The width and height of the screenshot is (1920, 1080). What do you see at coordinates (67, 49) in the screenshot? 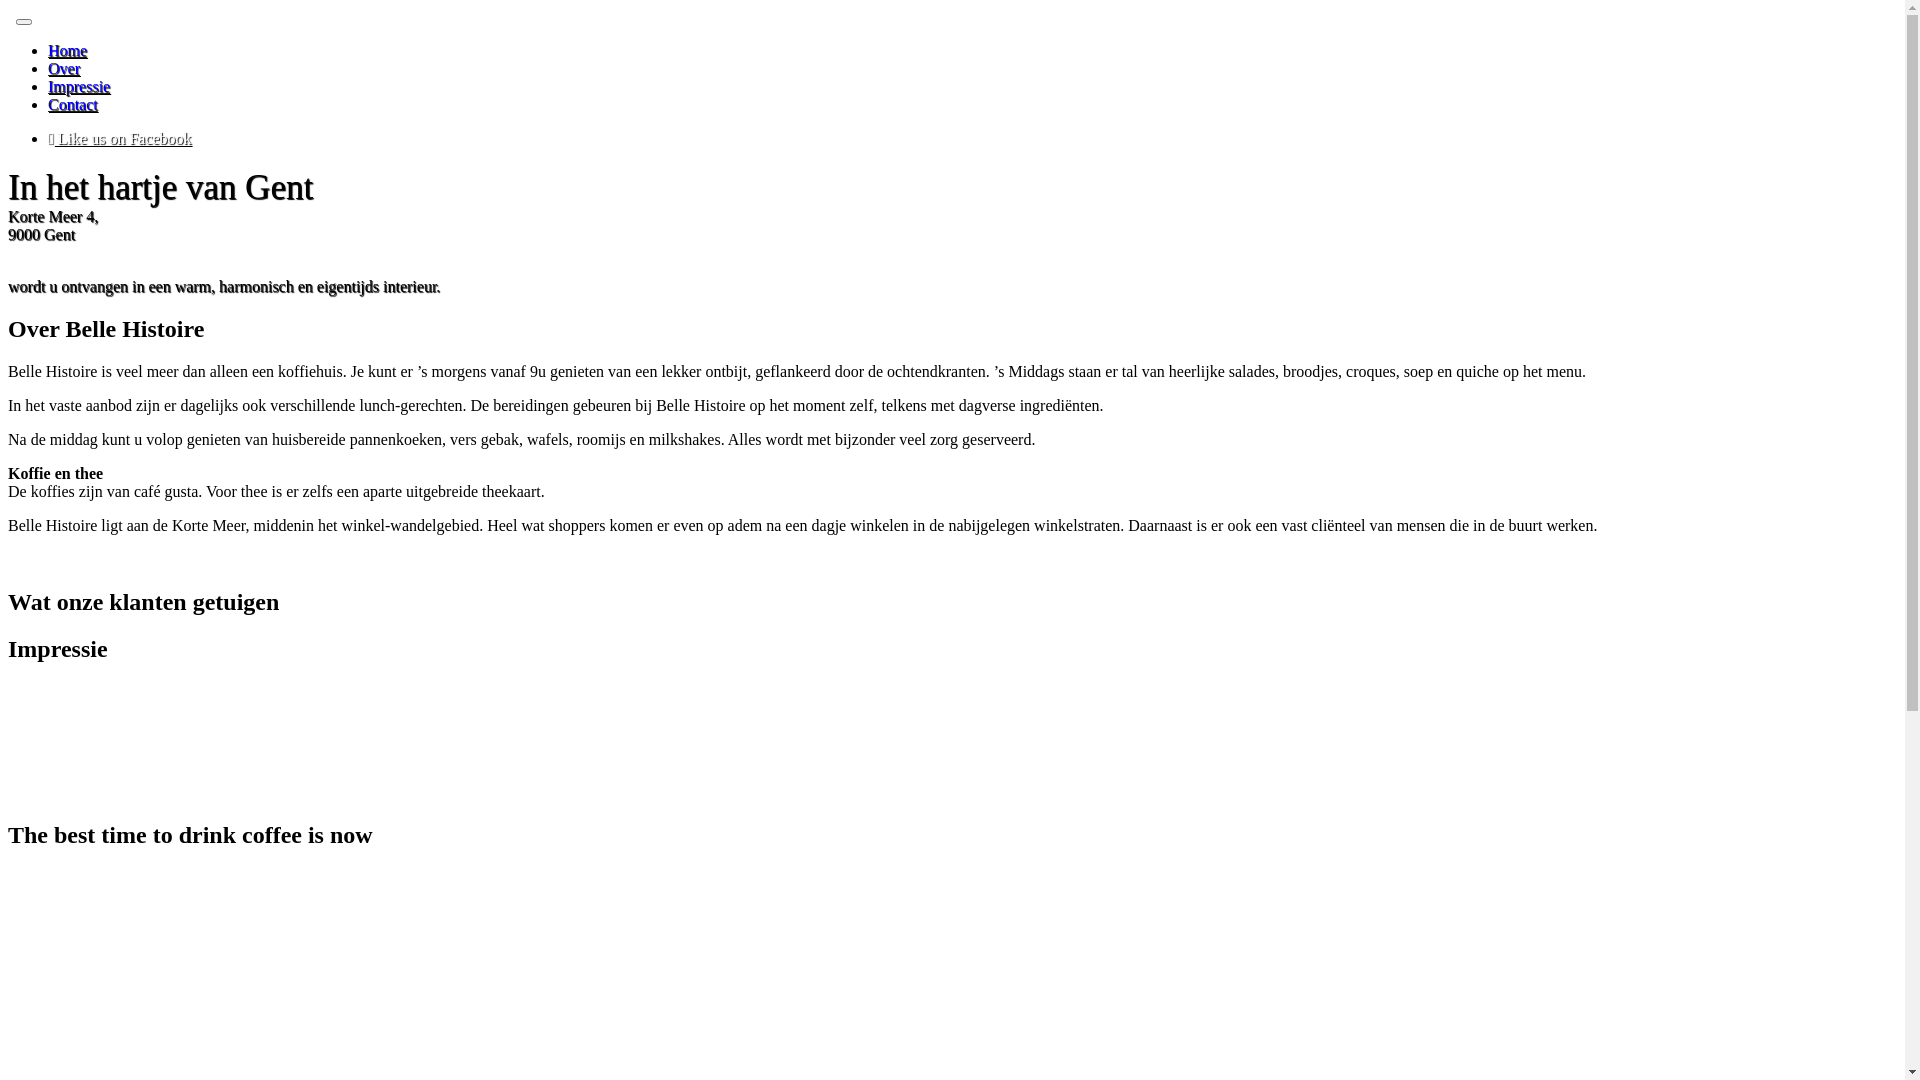
I see `'Home'` at bounding box center [67, 49].